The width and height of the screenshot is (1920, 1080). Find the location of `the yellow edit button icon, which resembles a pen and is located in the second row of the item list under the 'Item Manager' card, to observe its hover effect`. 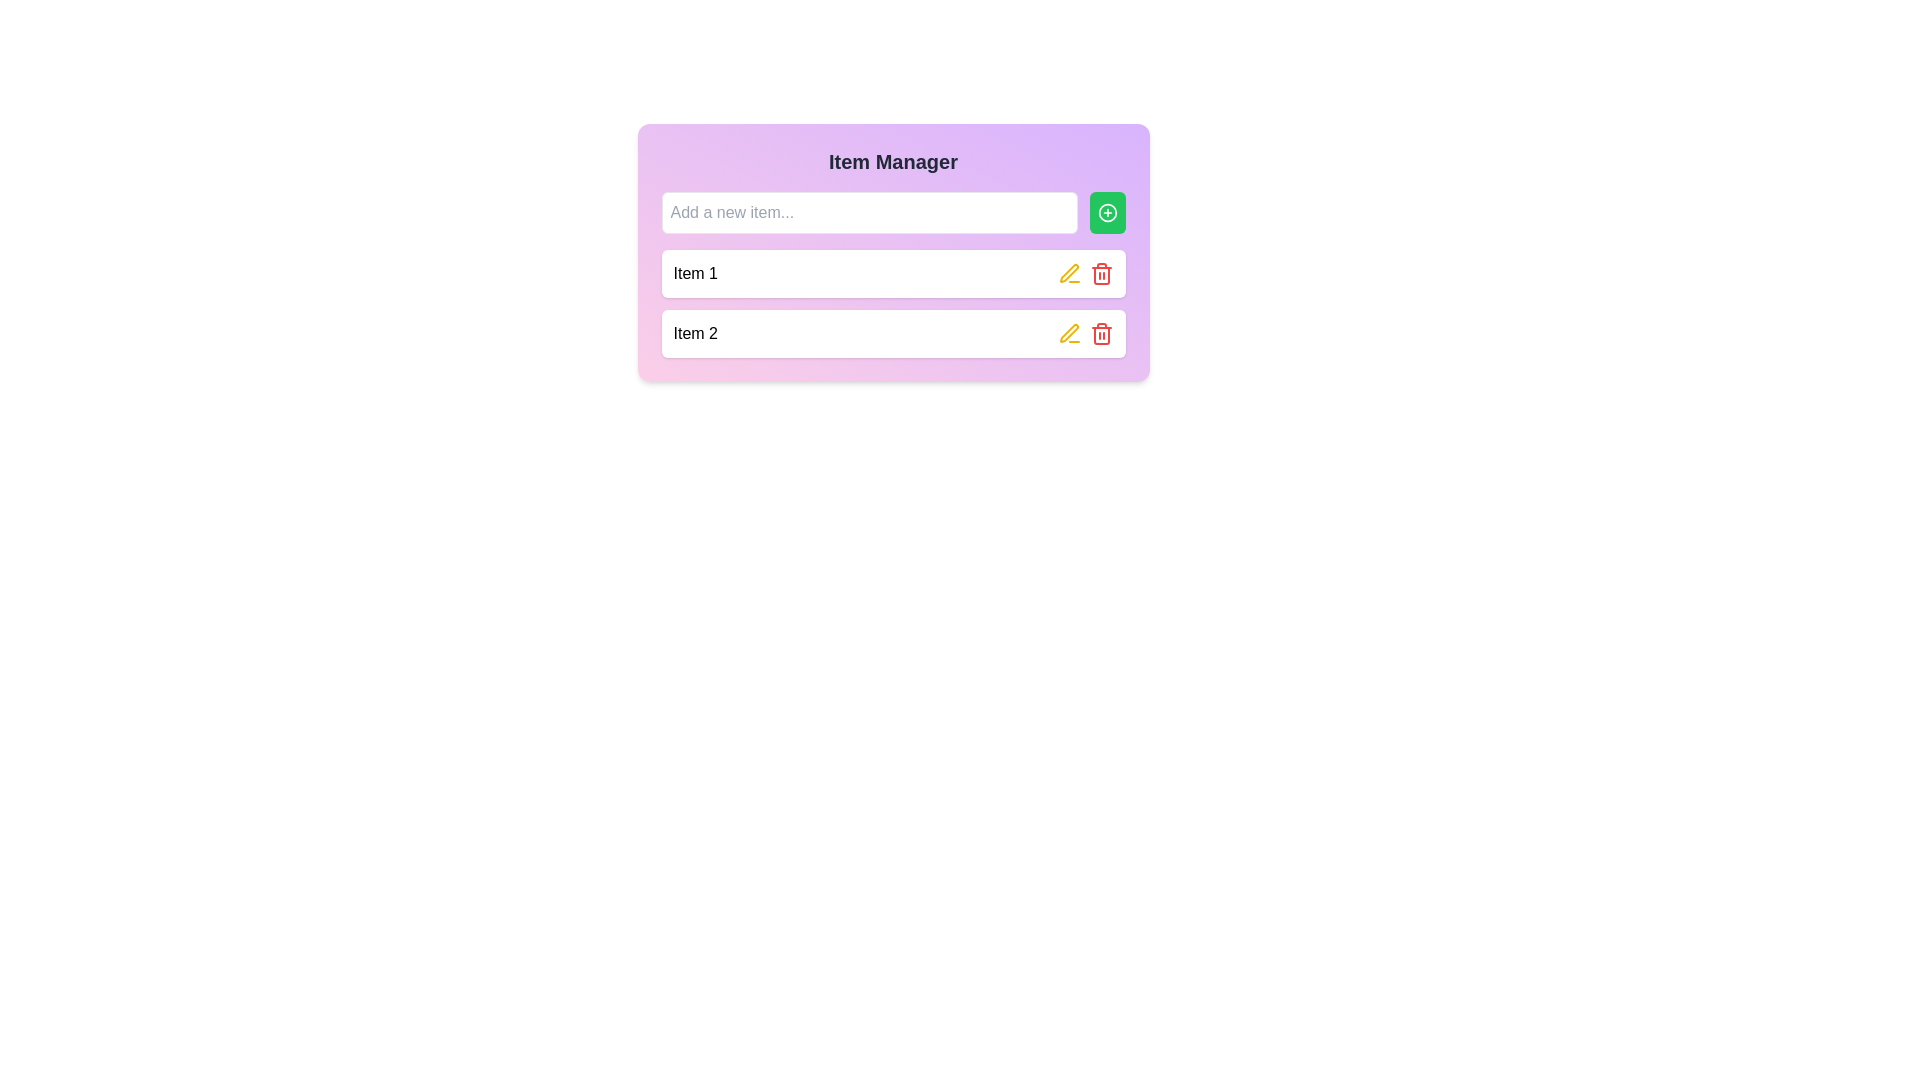

the yellow edit button icon, which resembles a pen and is located in the second row of the item list under the 'Item Manager' card, to observe its hover effect is located at coordinates (1068, 333).